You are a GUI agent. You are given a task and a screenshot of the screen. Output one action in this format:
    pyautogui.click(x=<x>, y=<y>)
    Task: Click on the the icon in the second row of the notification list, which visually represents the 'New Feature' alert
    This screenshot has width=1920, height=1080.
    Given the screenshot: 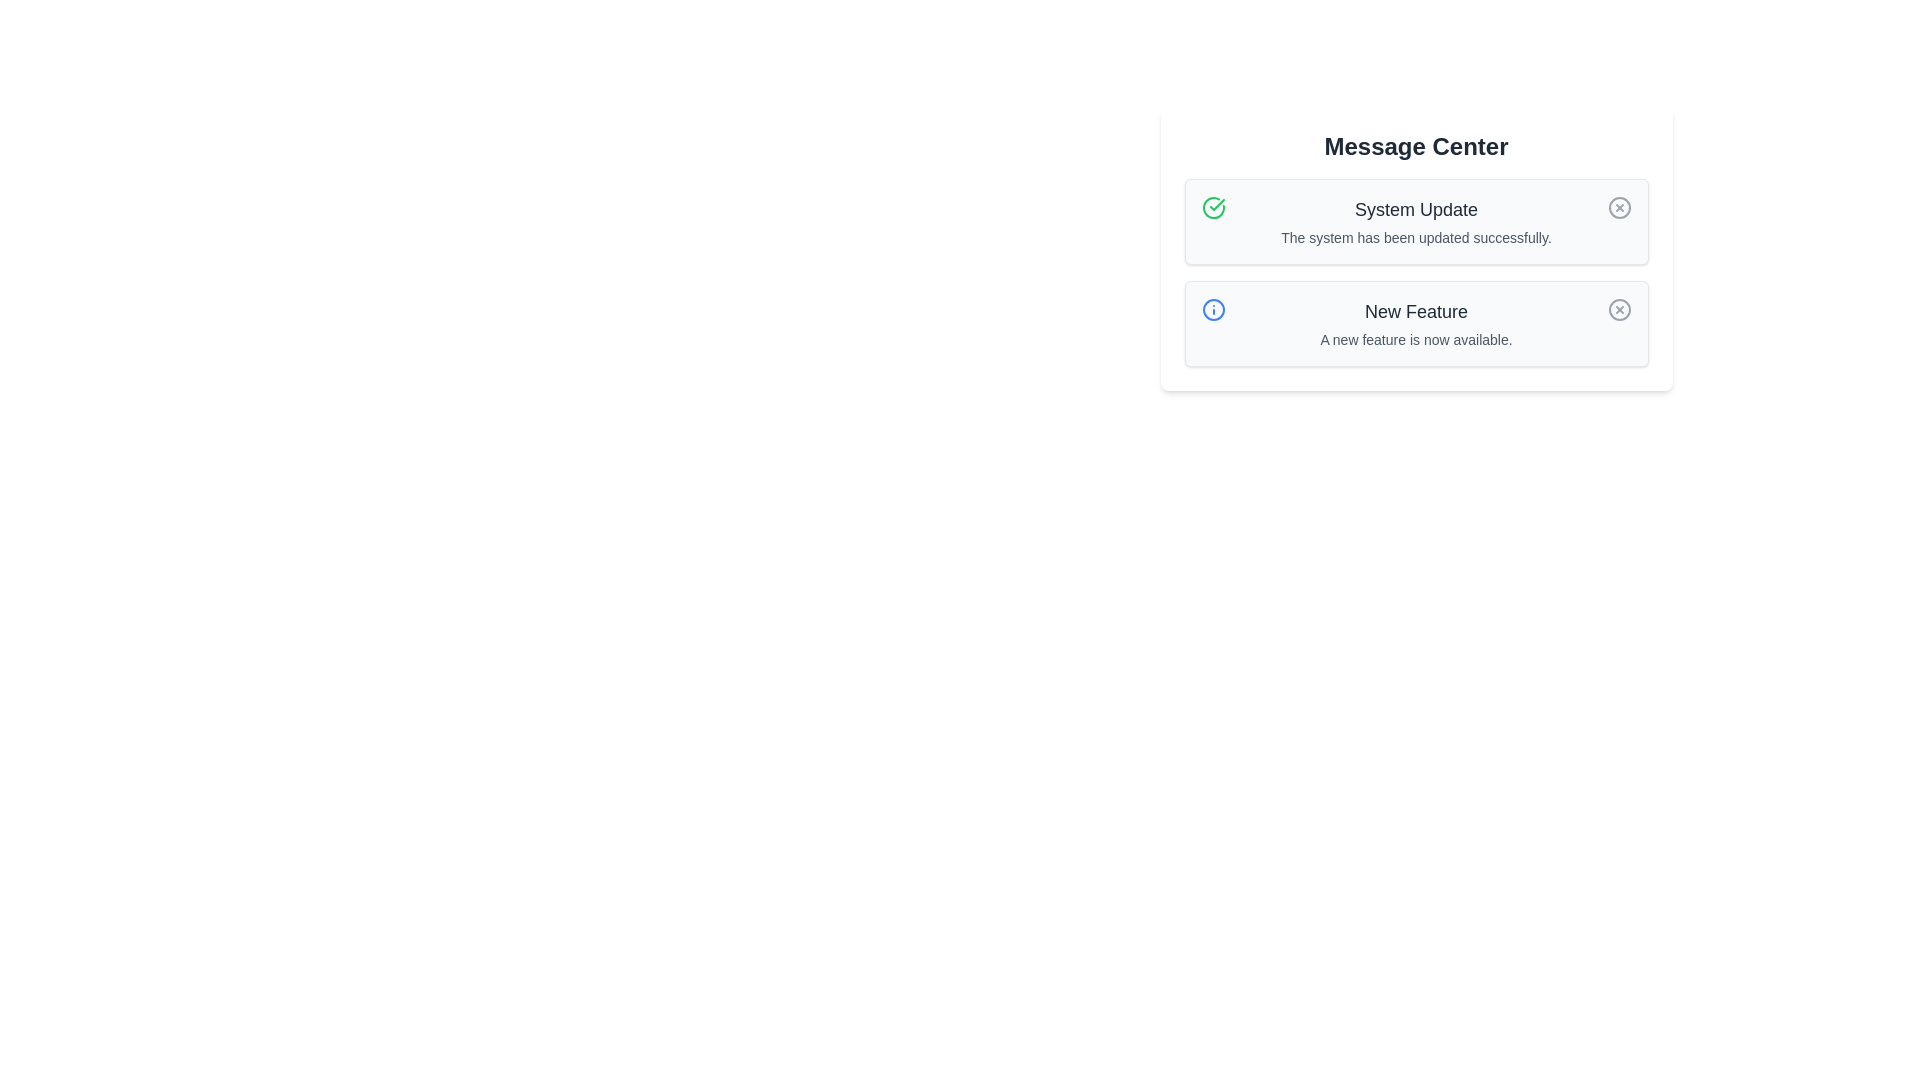 What is the action you would take?
    pyautogui.click(x=1212, y=309)
    